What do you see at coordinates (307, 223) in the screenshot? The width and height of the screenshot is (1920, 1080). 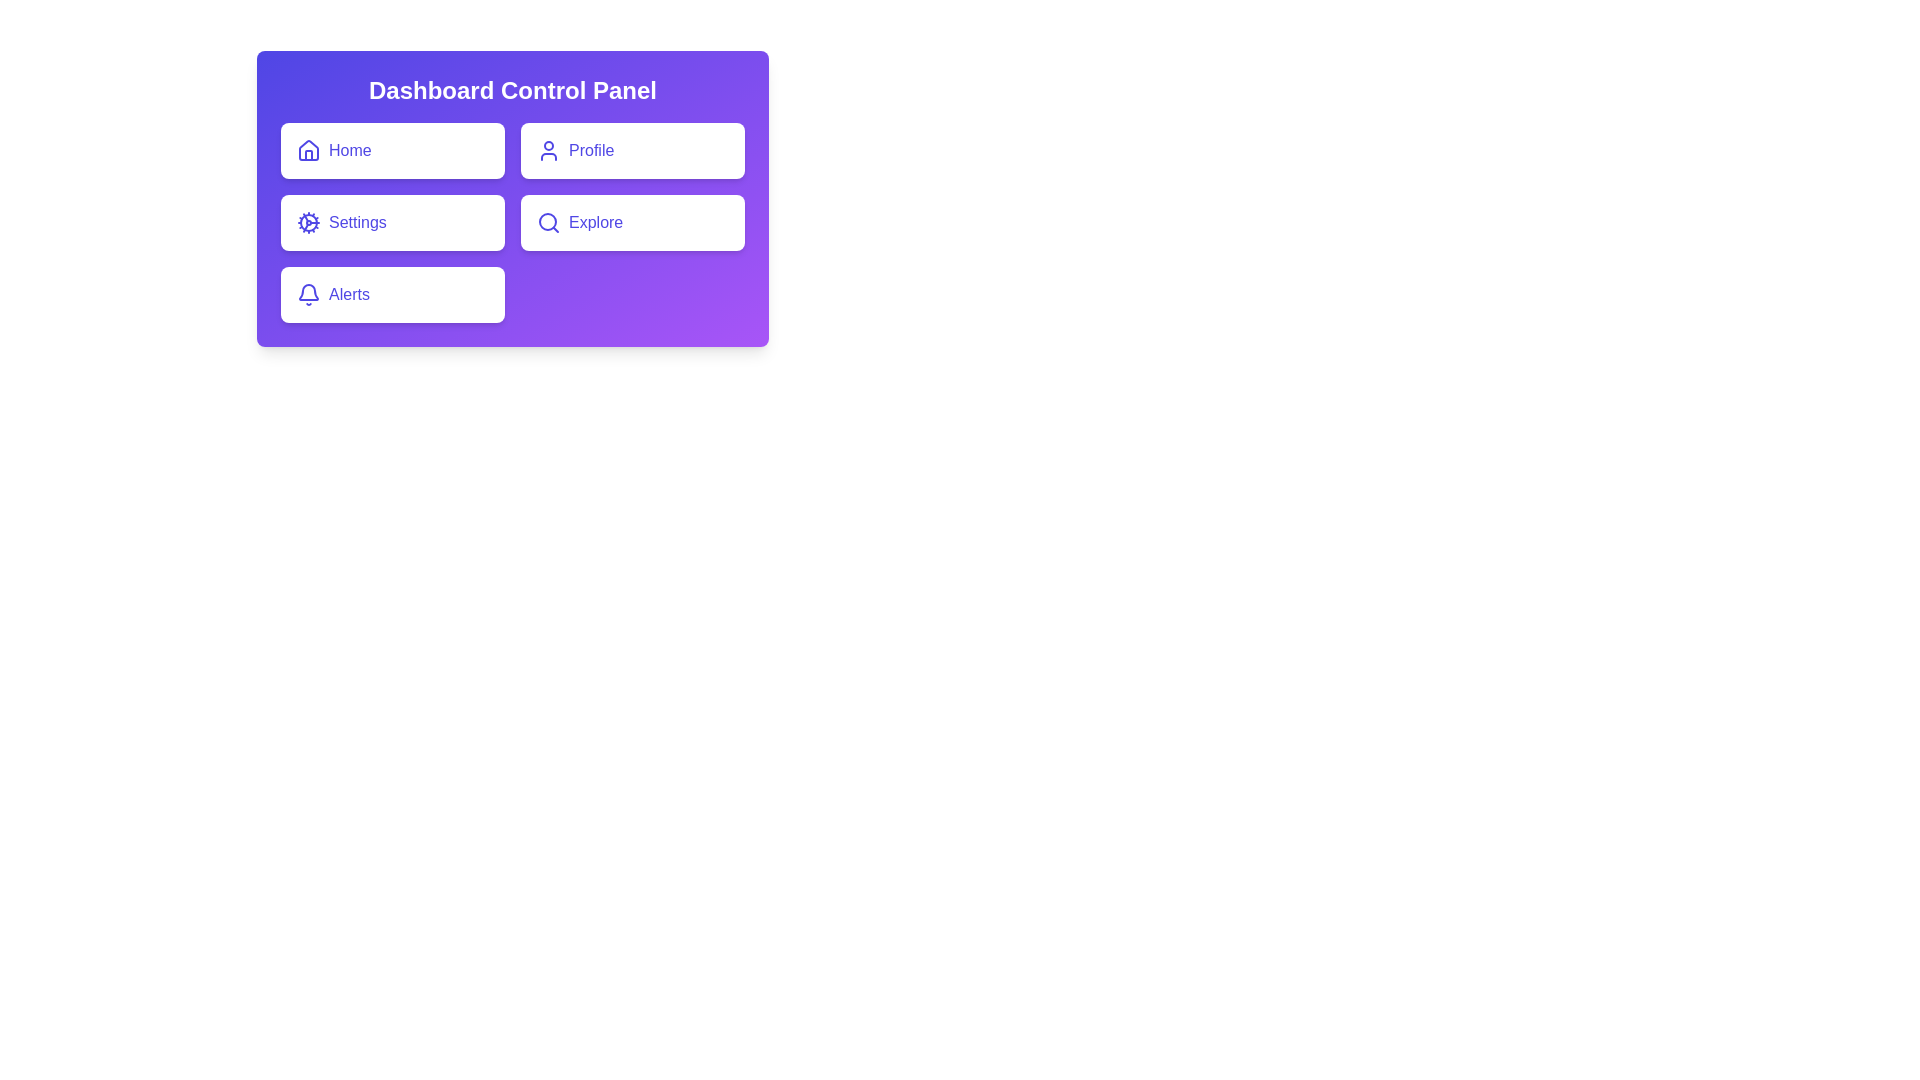 I see `the visual representation of the gear icon, which is the second button from the top left in the interface, adjacent to the 'Settings' text label under the 'Dashboard Control Panel' header` at bounding box center [307, 223].